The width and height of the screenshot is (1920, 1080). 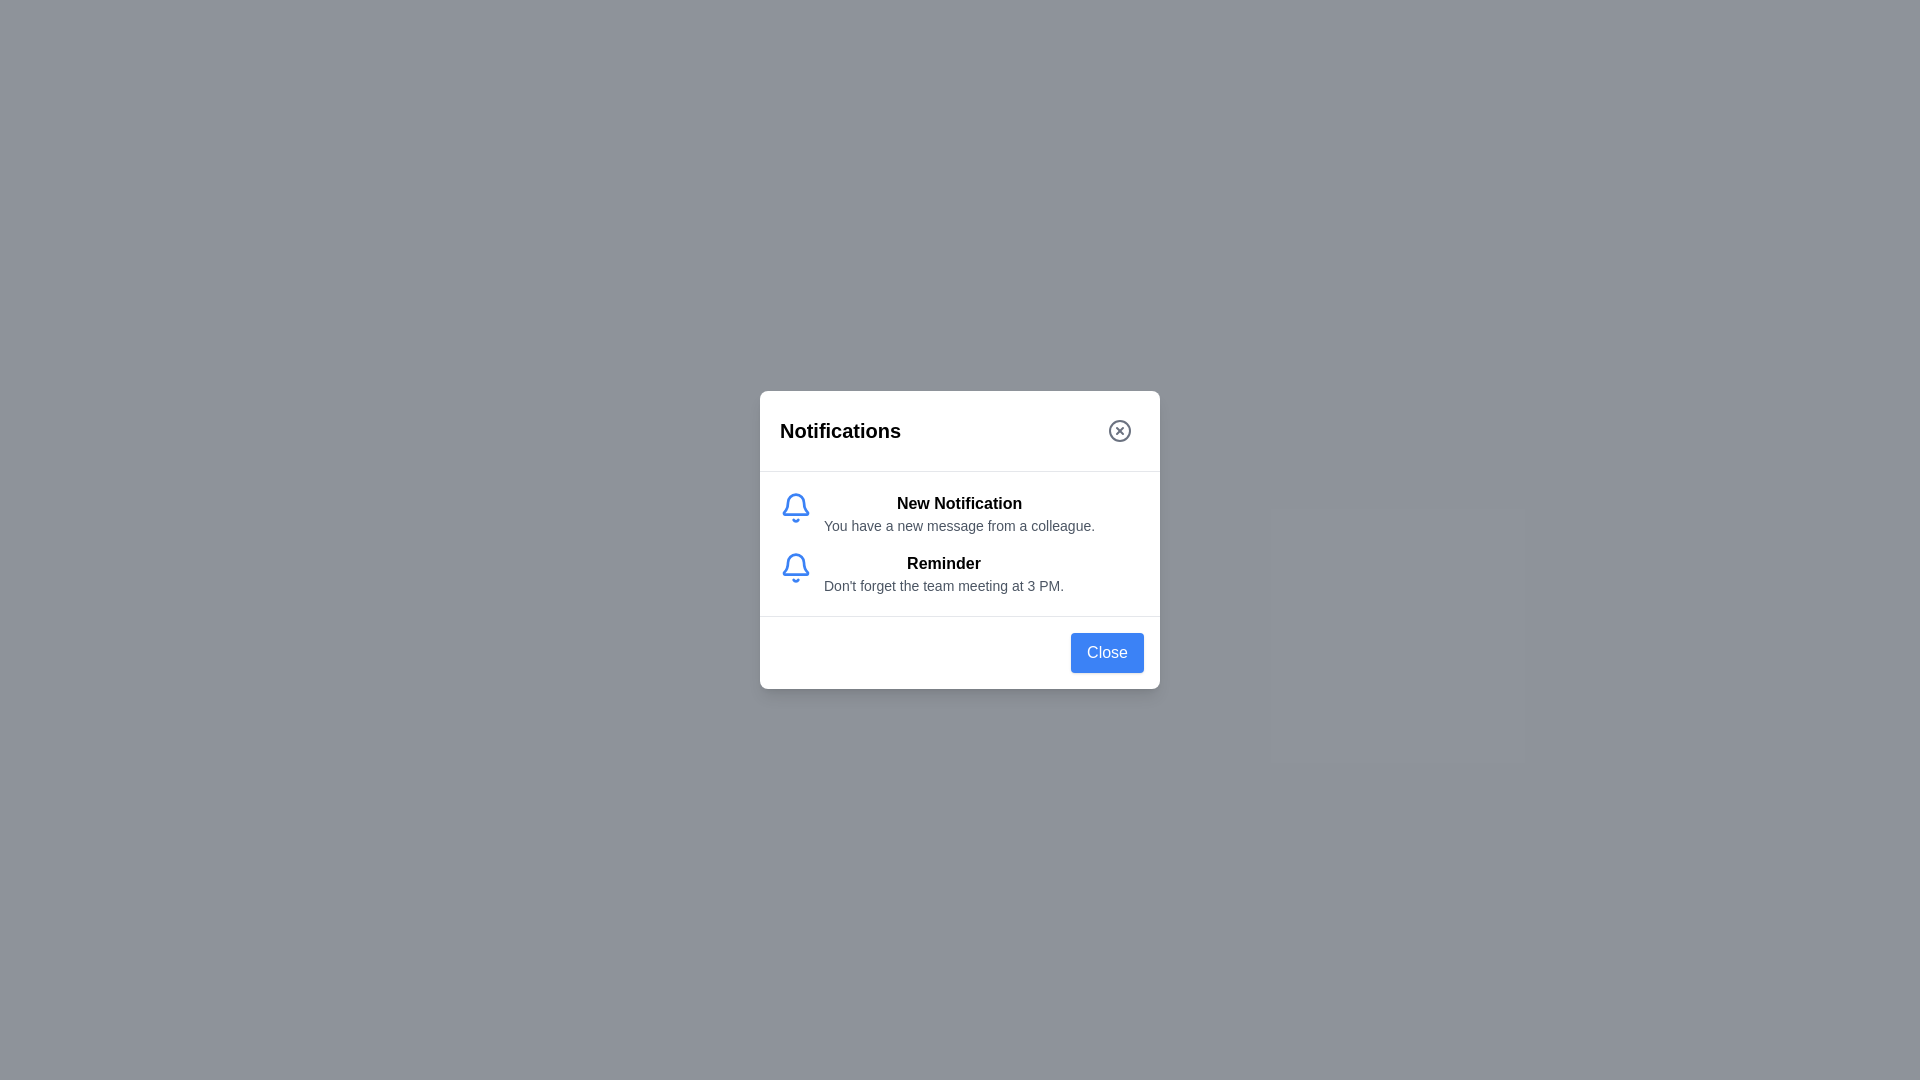 What do you see at coordinates (943, 585) in the screenshot?
I see `the non-interactive text label providing context for the 'Reminder' notification, which is located in the notification cluster near the center of the UI` at bounding box center [943, 585].